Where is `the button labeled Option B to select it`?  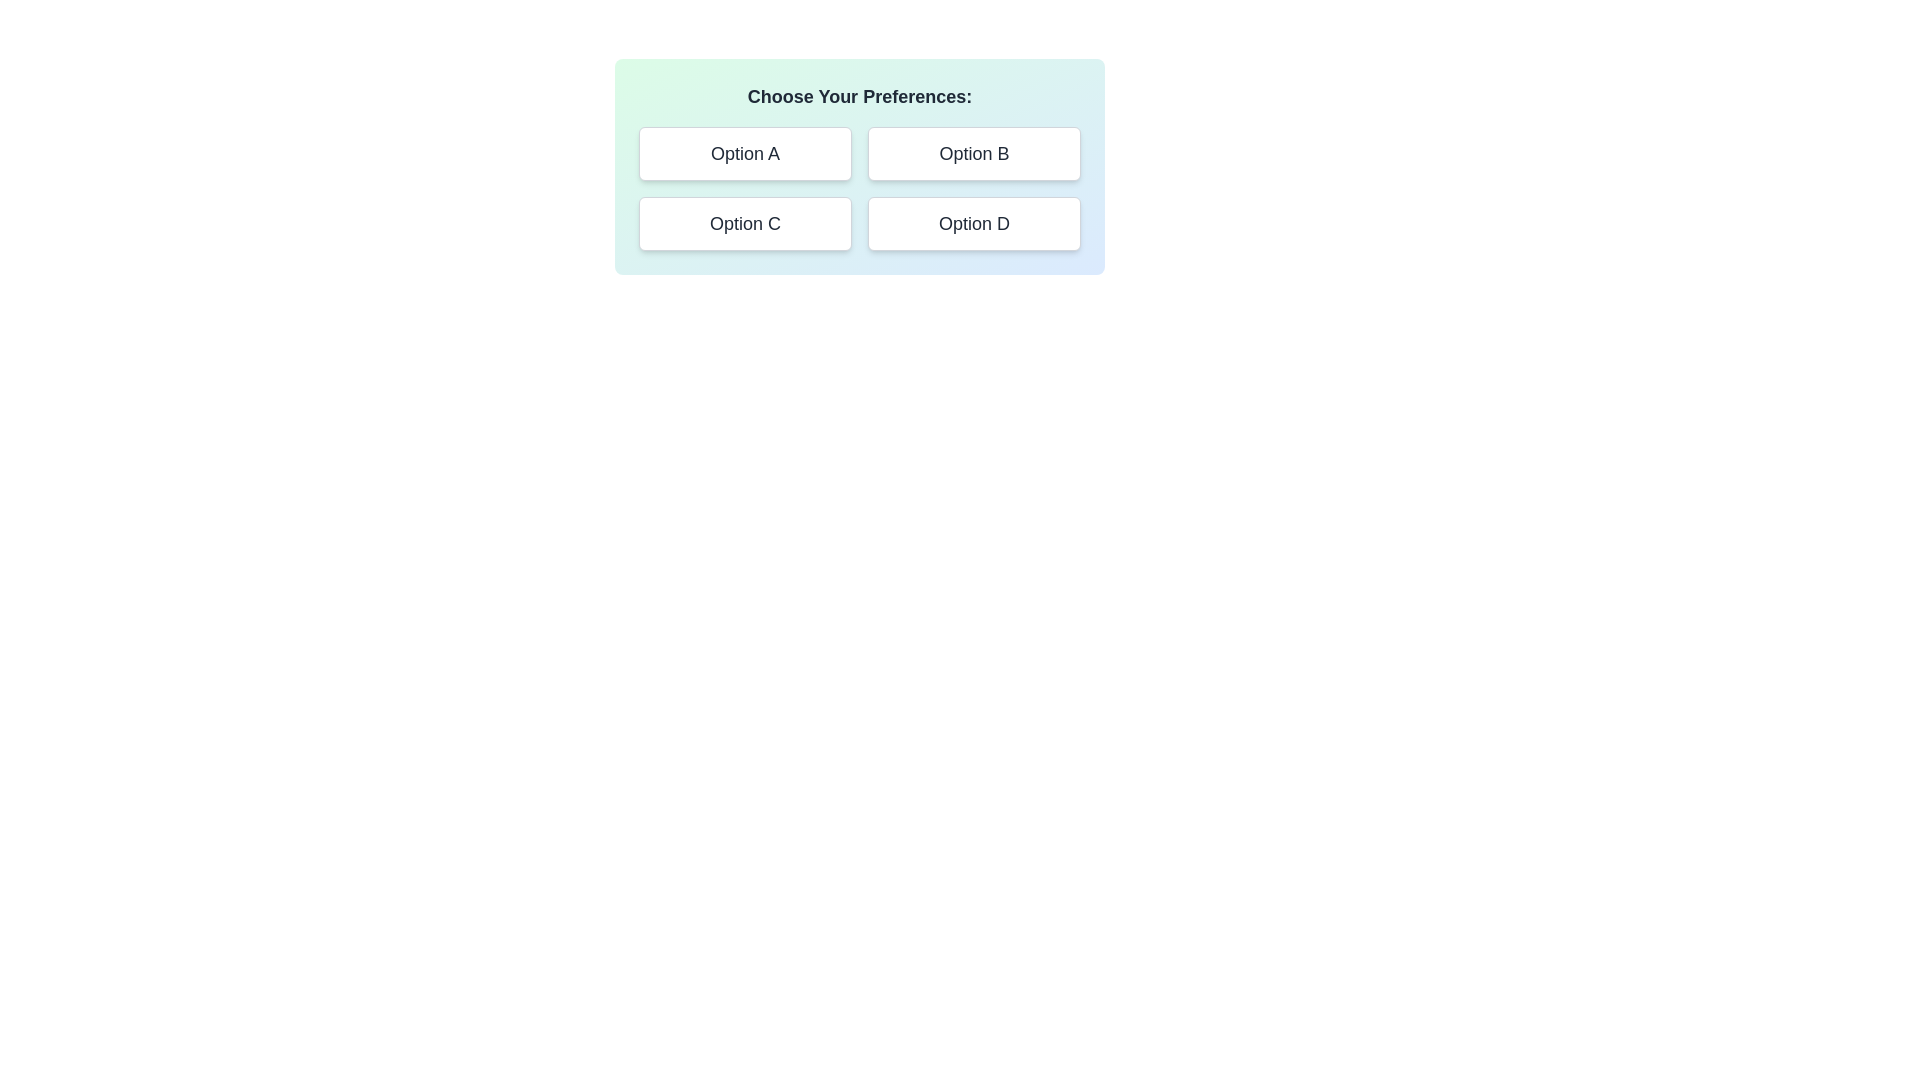
the button labeled Option B to select it is located at coordinates (974, 153).